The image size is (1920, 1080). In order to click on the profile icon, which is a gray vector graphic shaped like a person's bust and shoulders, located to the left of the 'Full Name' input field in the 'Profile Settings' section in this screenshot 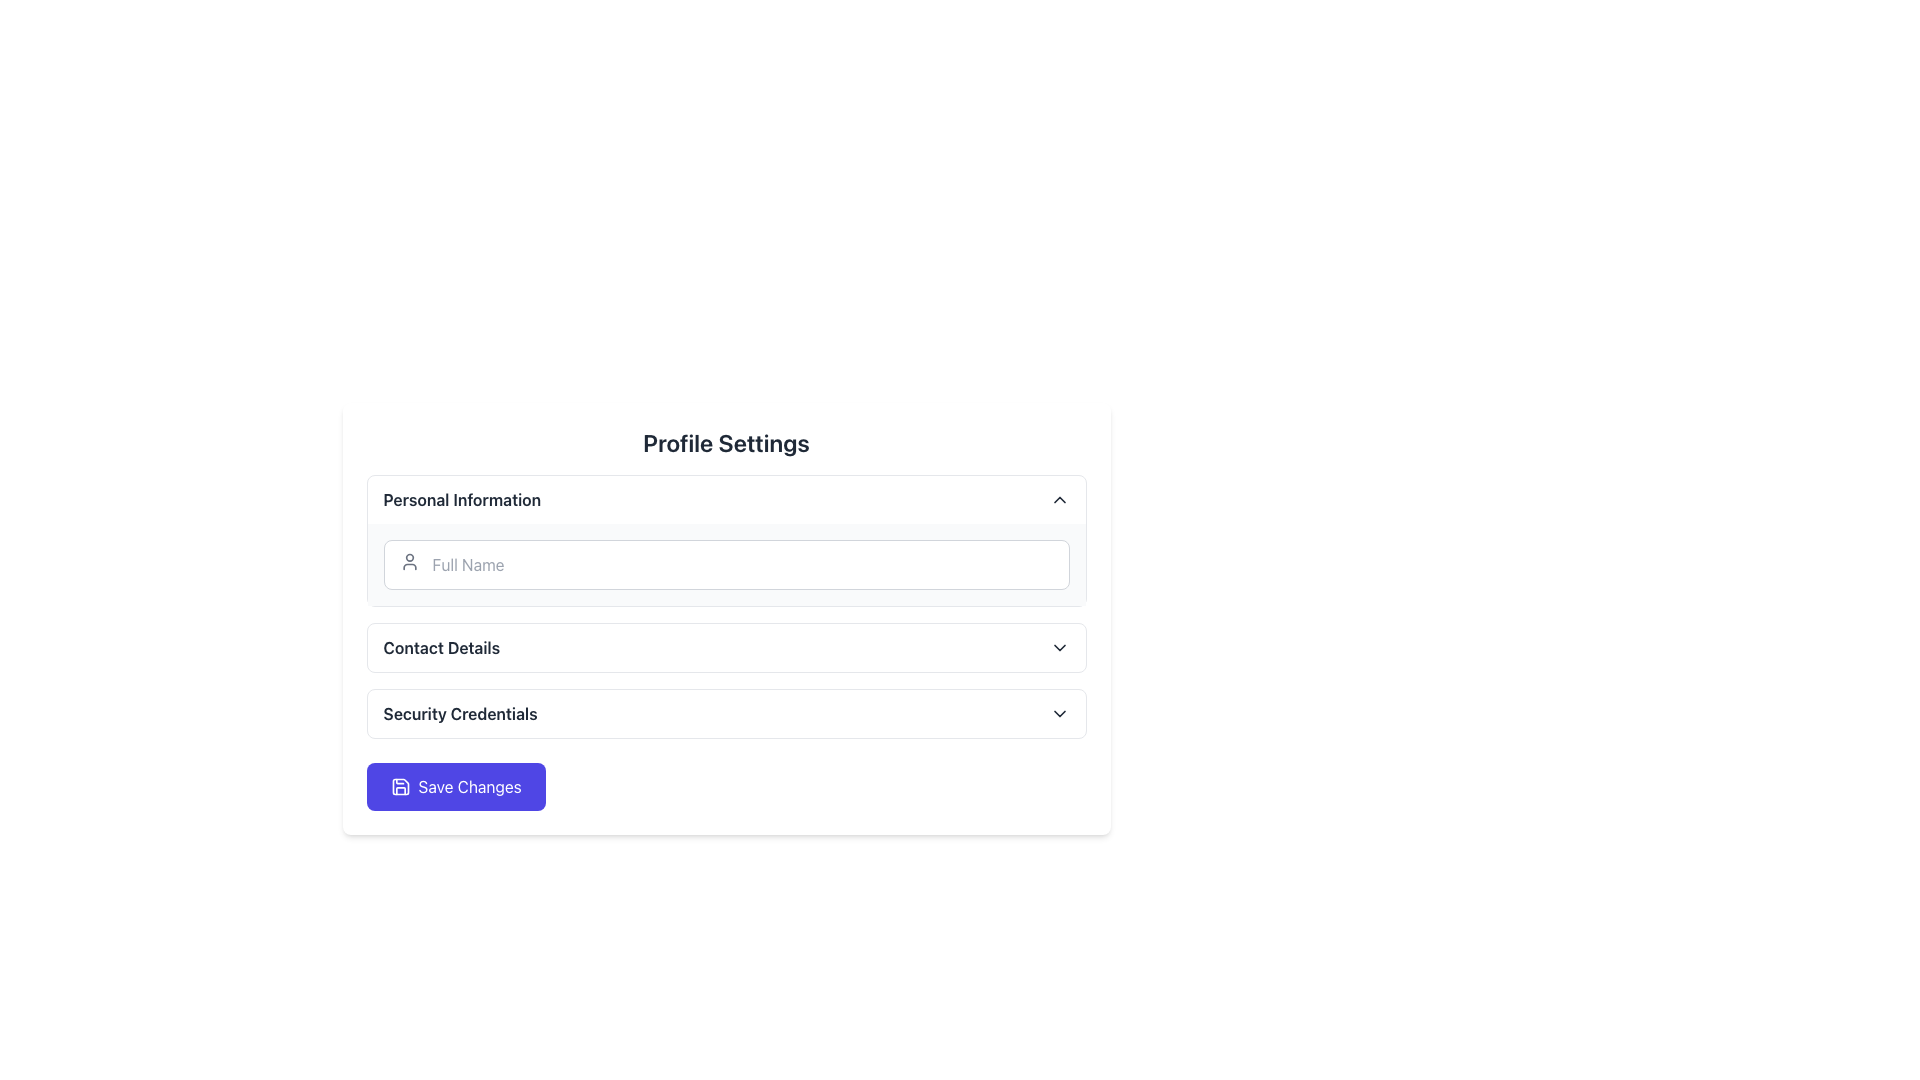, I will do `click(408, 562)`.